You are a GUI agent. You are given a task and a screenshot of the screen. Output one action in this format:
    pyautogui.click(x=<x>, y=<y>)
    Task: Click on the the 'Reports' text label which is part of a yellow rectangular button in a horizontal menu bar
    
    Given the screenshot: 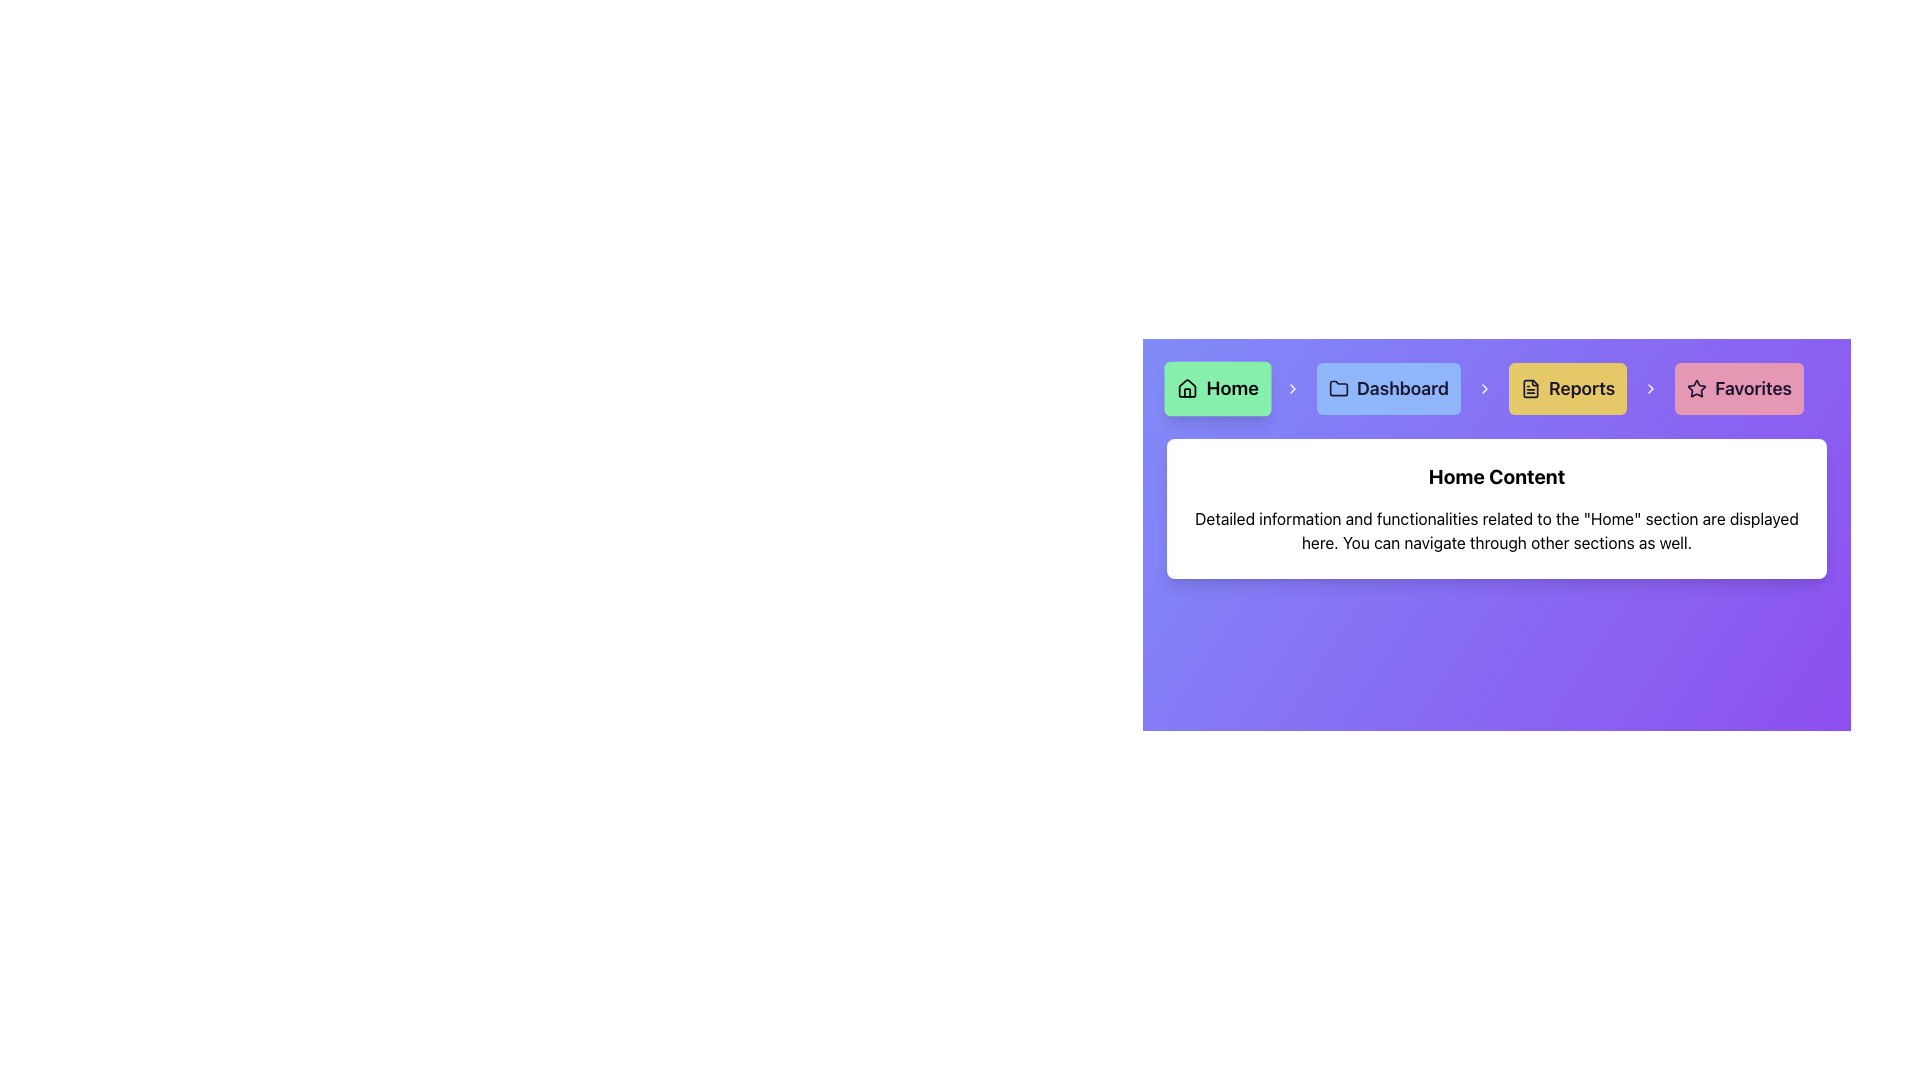 What is the action you would take?
    pyautogui.click(x=1581, y=389)
    